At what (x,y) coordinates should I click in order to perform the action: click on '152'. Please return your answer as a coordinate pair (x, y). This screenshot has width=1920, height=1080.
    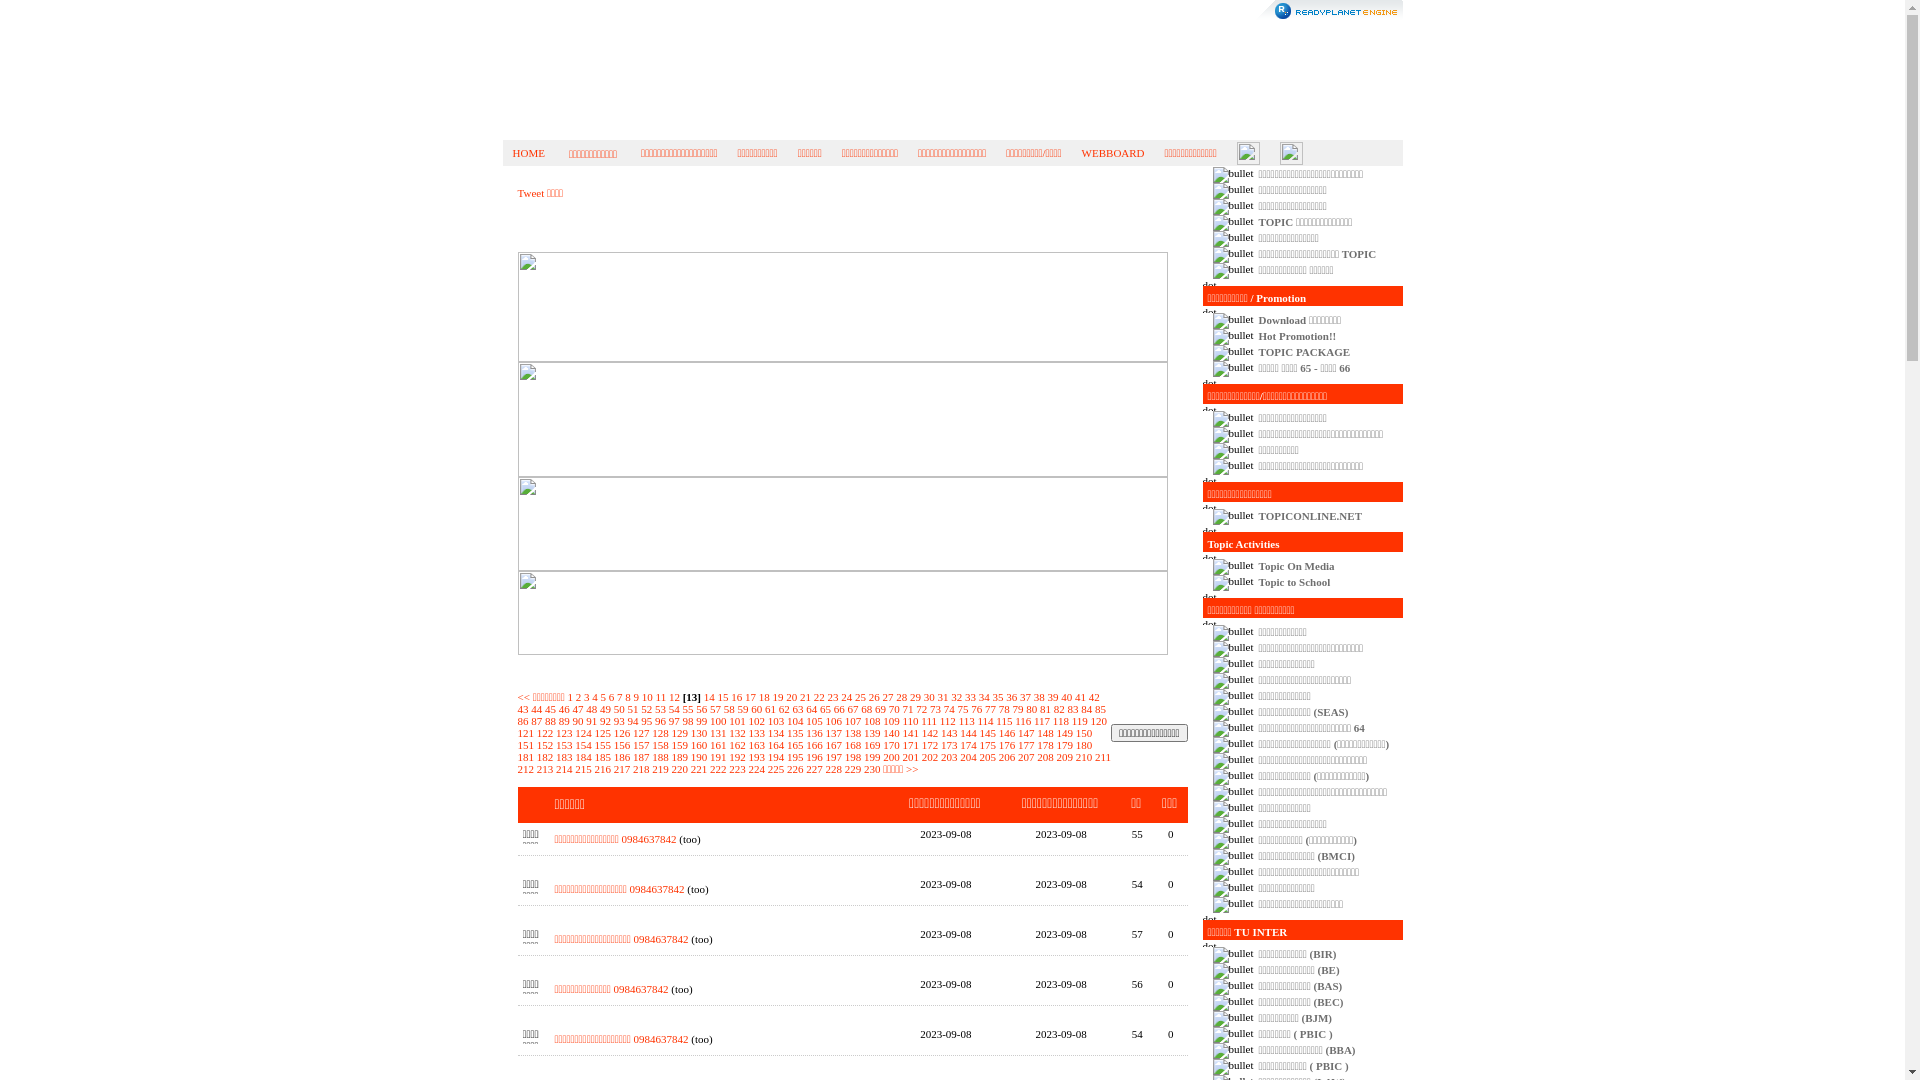
    Looking at the image, I should click on (545, 744).